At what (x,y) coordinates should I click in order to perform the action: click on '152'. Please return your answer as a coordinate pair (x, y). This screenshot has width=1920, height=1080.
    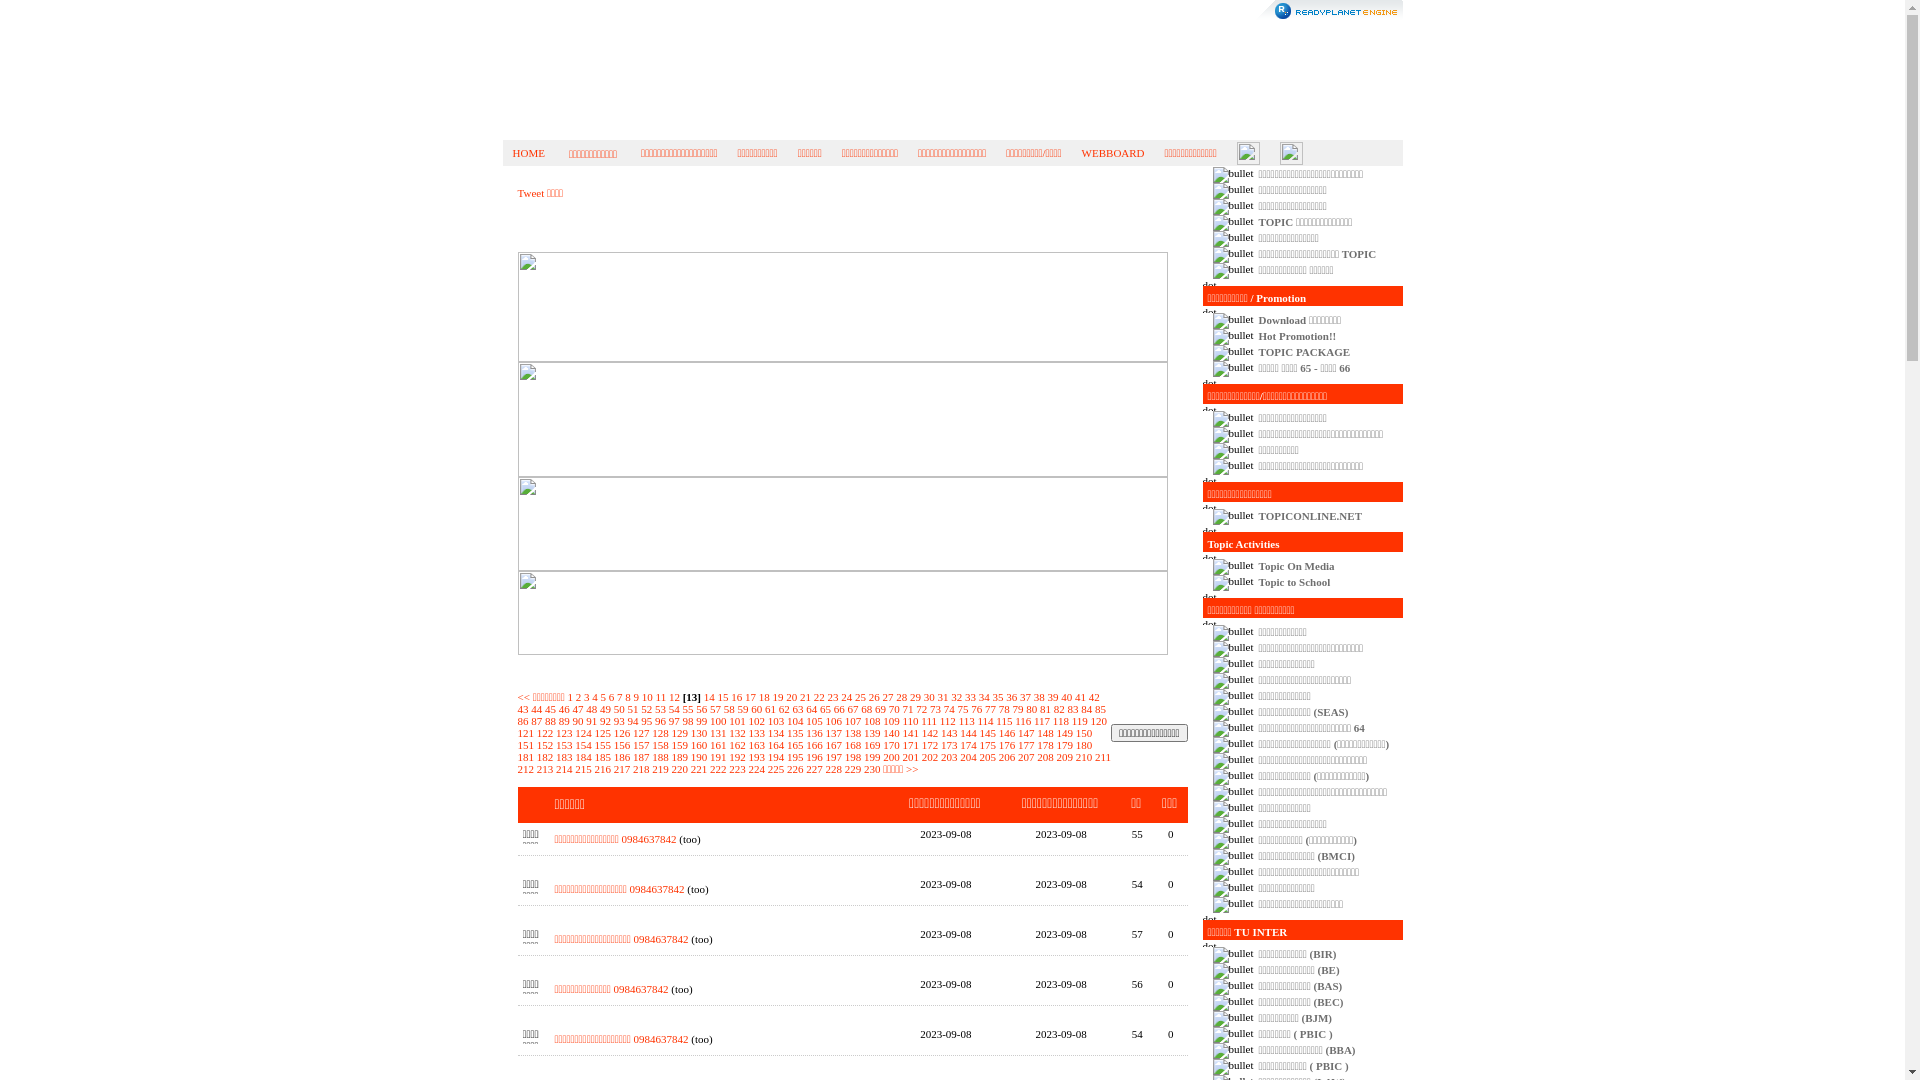
    Looking at the image, I should click on (545, 744).